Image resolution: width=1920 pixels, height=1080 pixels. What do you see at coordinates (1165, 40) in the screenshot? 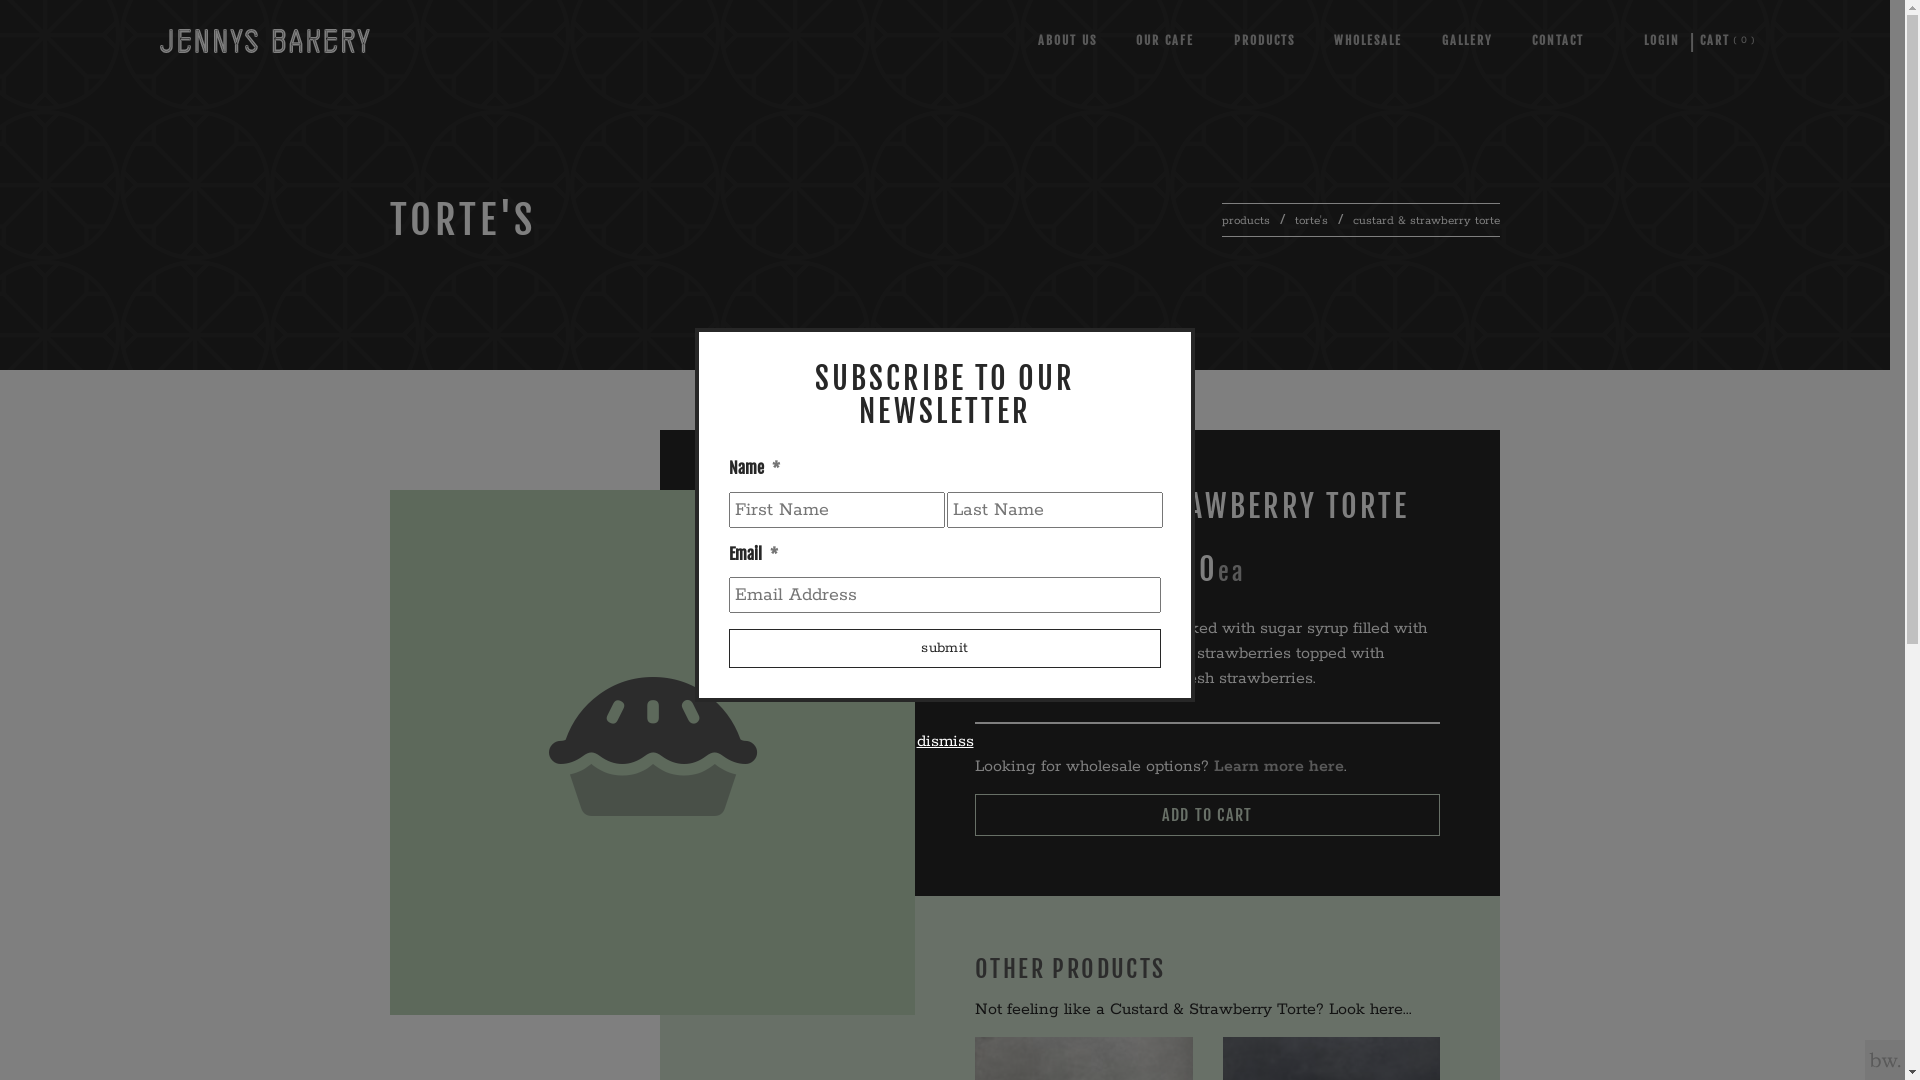
I see `'OUR CAFE'` at bounding box center [1165, 40].